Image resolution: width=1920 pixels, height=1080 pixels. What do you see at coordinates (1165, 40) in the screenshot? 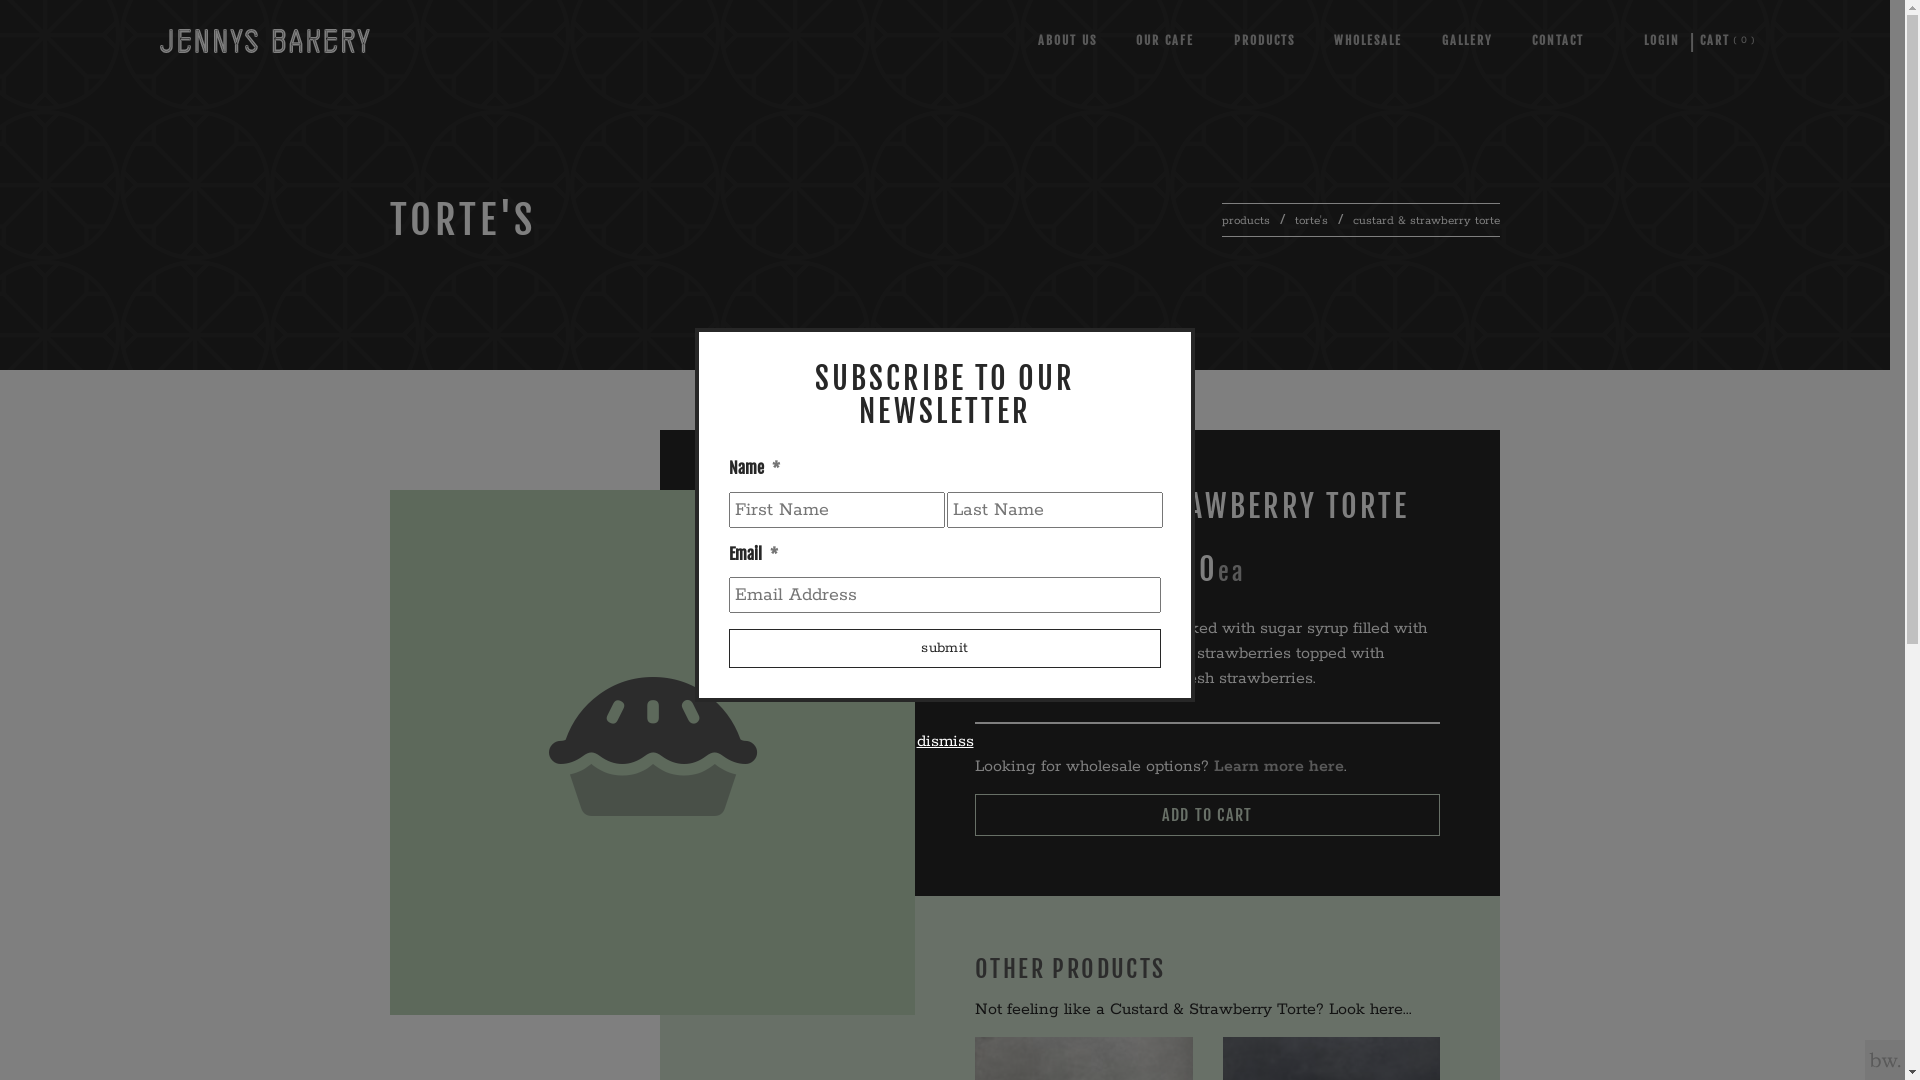
I see `'OUR CAFE'` at bounding box center [1165, 40].